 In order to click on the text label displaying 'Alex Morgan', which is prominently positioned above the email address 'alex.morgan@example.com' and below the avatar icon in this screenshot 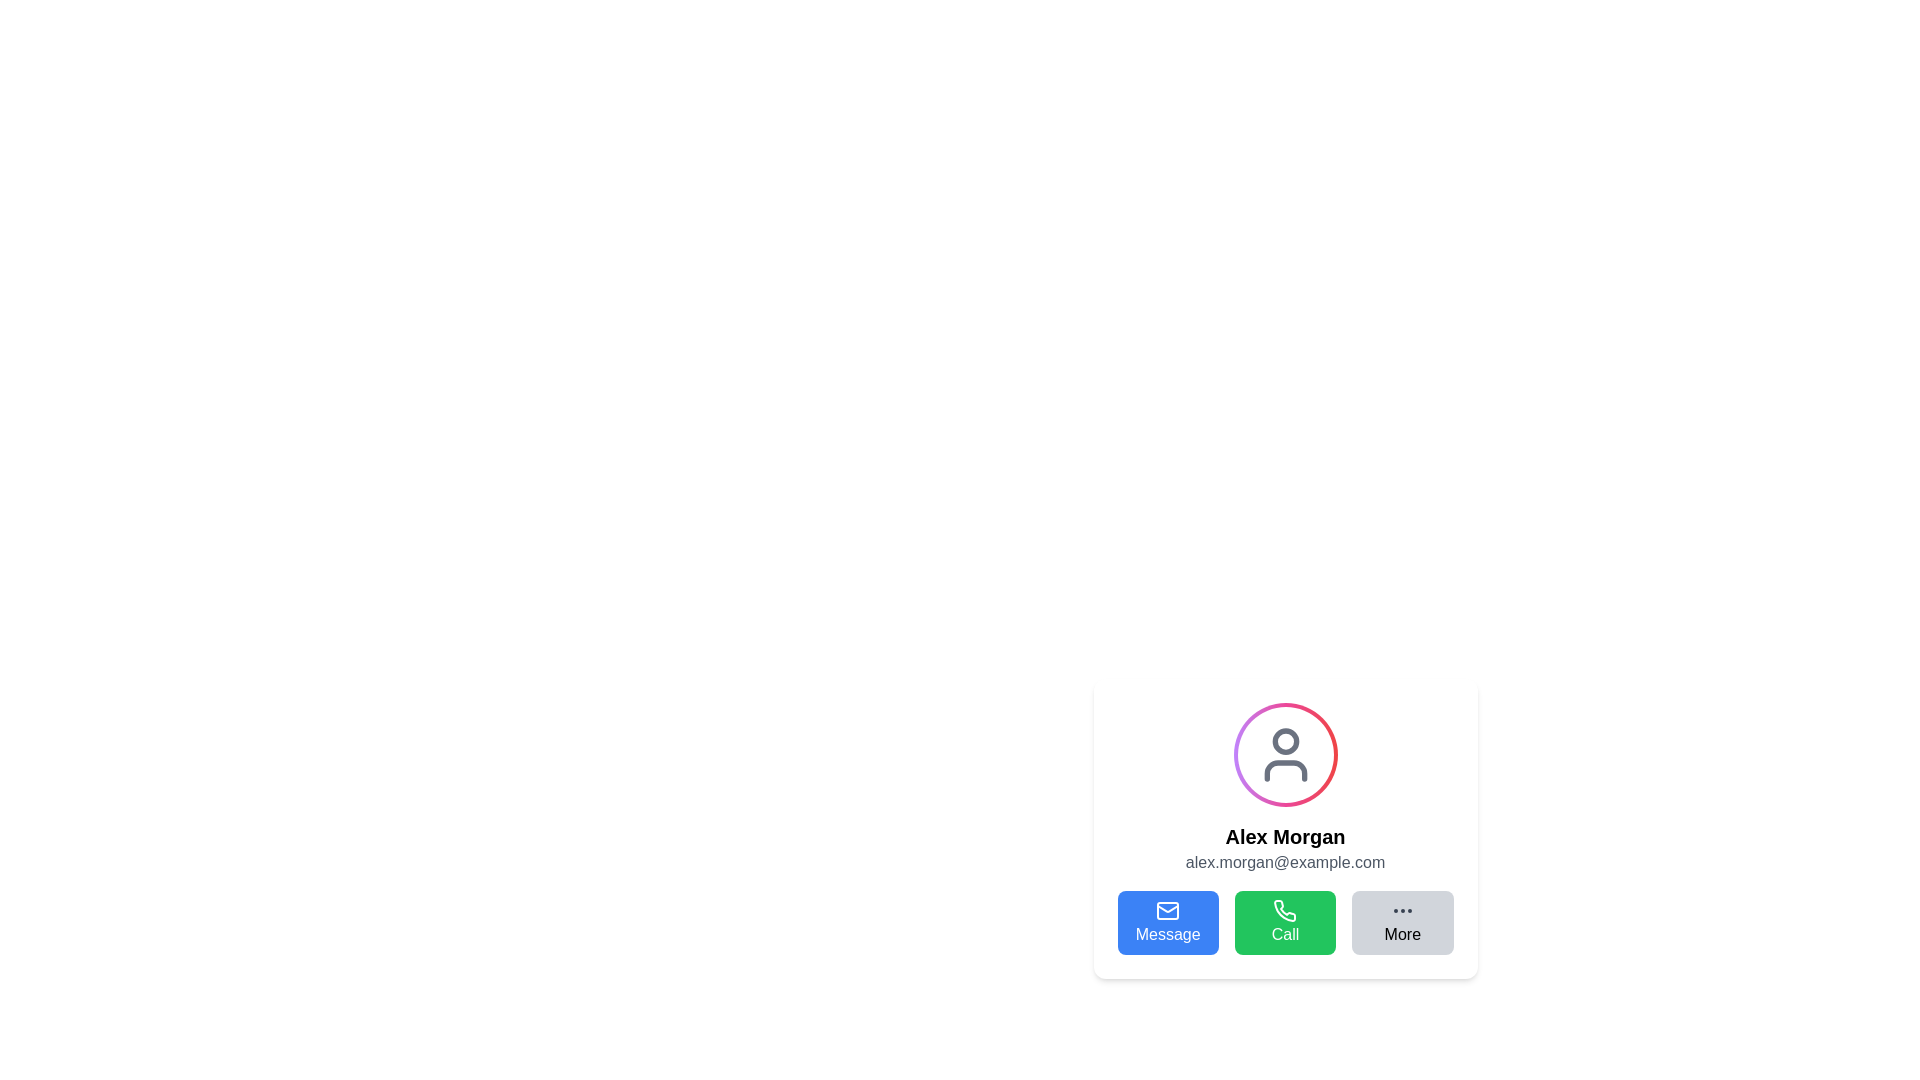, I will do `click(1285, 837)`.